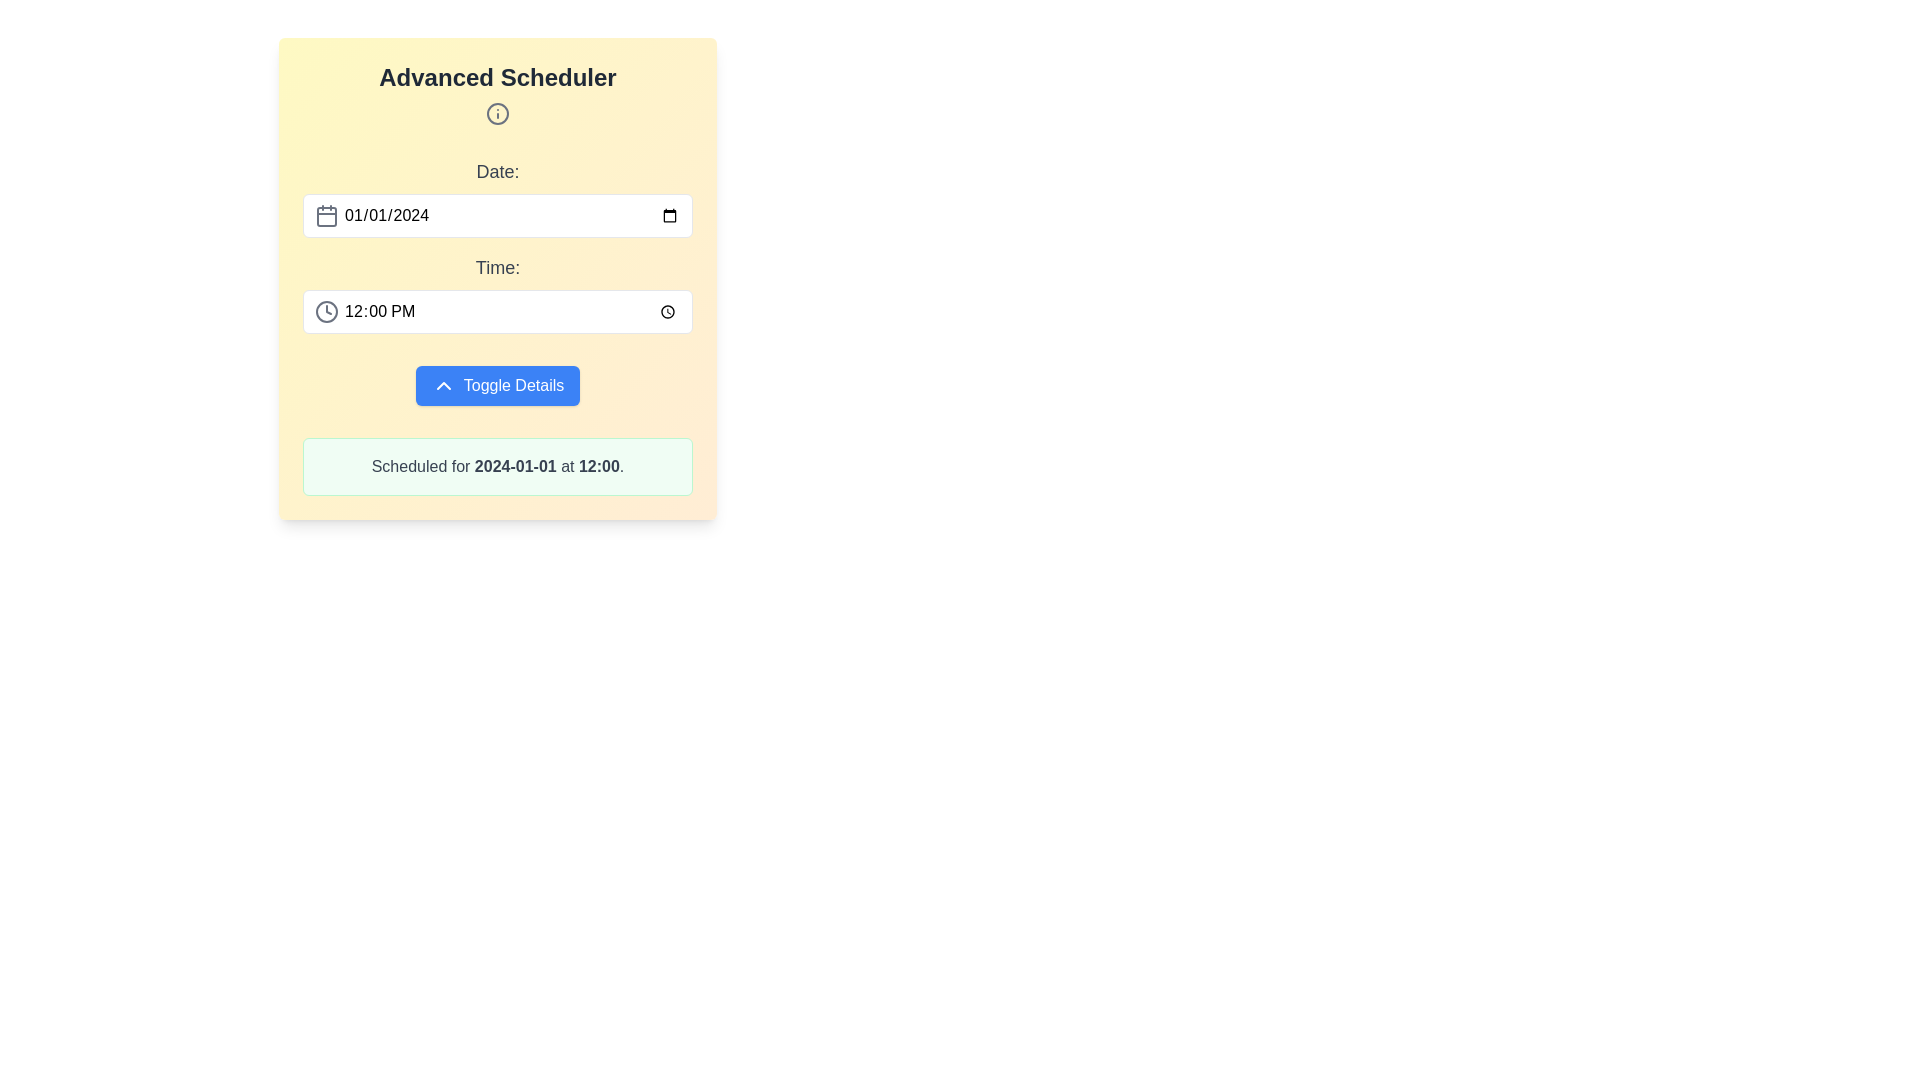 The height and width of the screenshot is (1080, 1920). I want to click on the time input area of the Time Picker Input Field, which is labeled 'Time:' and contains a default time value in the center, so click(498, 293).